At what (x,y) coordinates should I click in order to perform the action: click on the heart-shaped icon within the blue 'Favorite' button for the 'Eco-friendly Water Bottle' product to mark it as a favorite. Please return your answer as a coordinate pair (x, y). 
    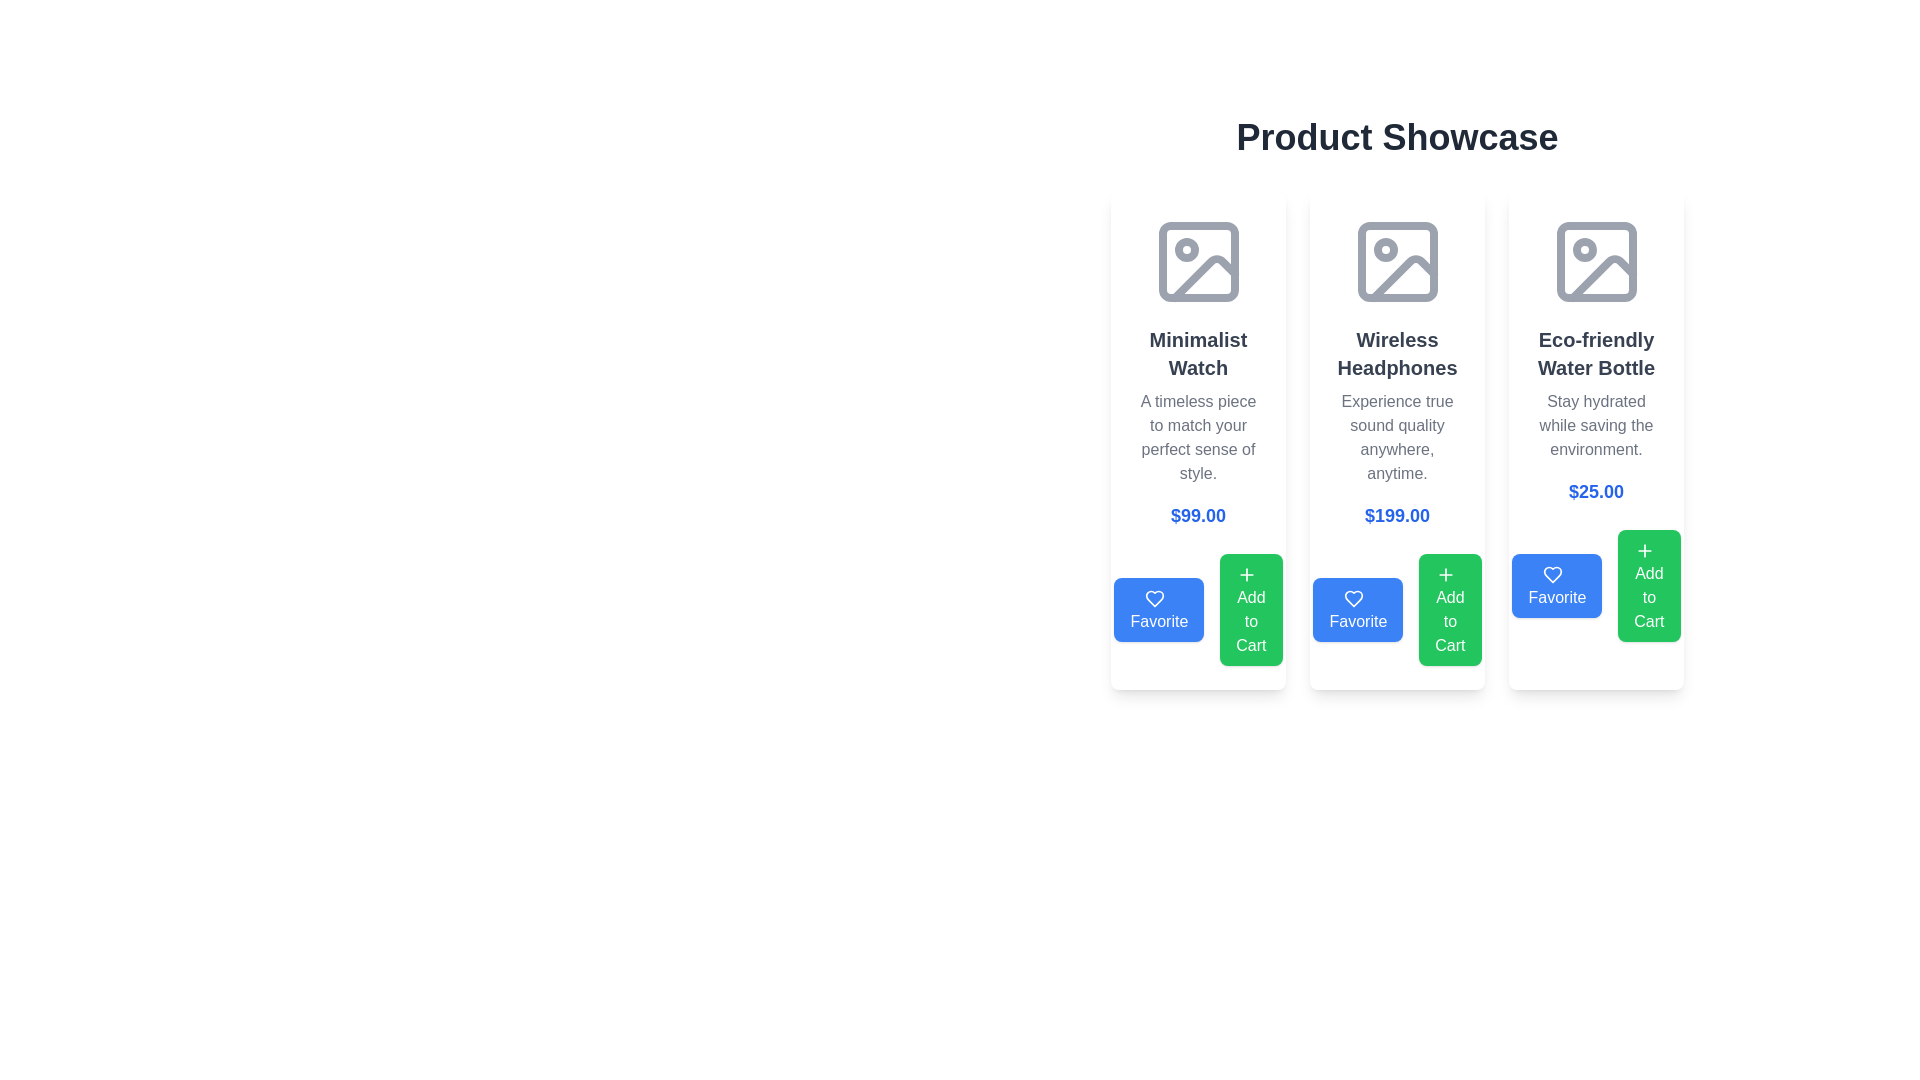
    Looking at the image, I should click on (1552, 574).